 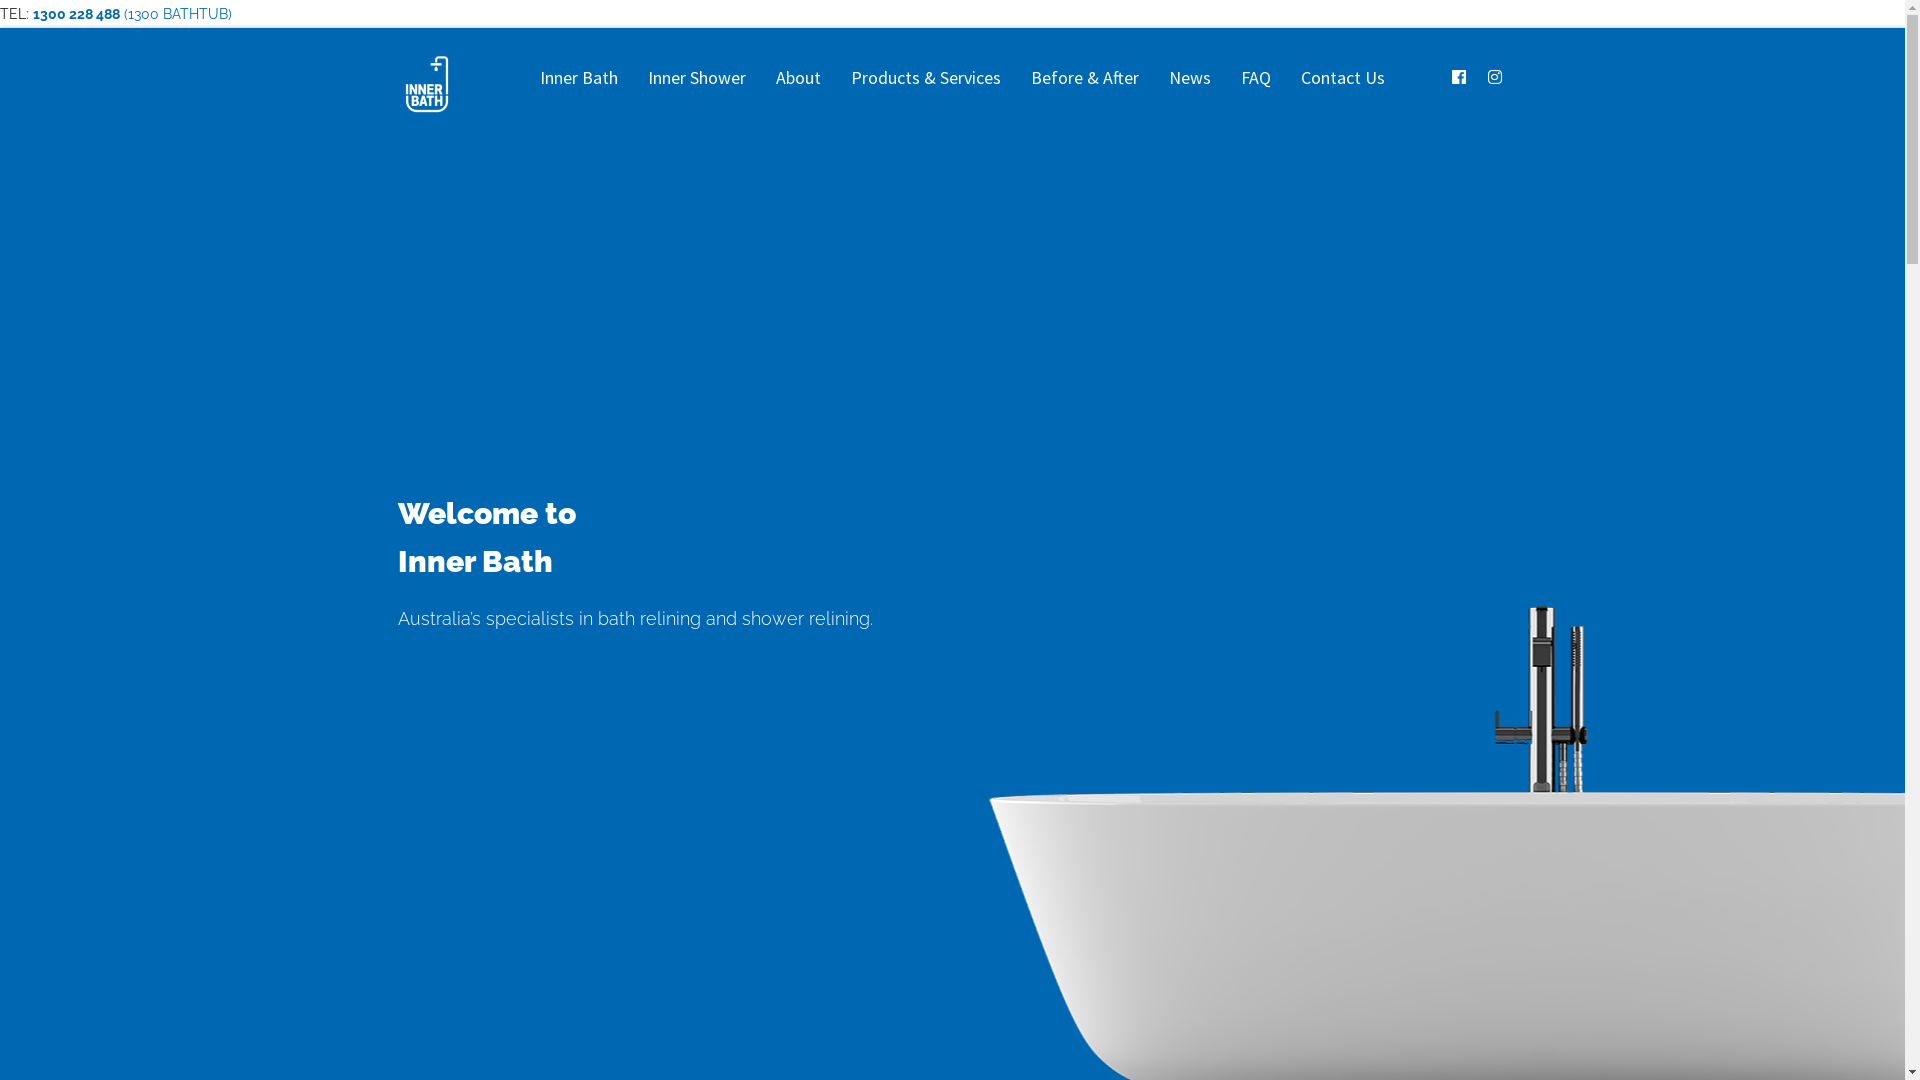 I want to click on 'Products & Services', so click(x=925, y=76).